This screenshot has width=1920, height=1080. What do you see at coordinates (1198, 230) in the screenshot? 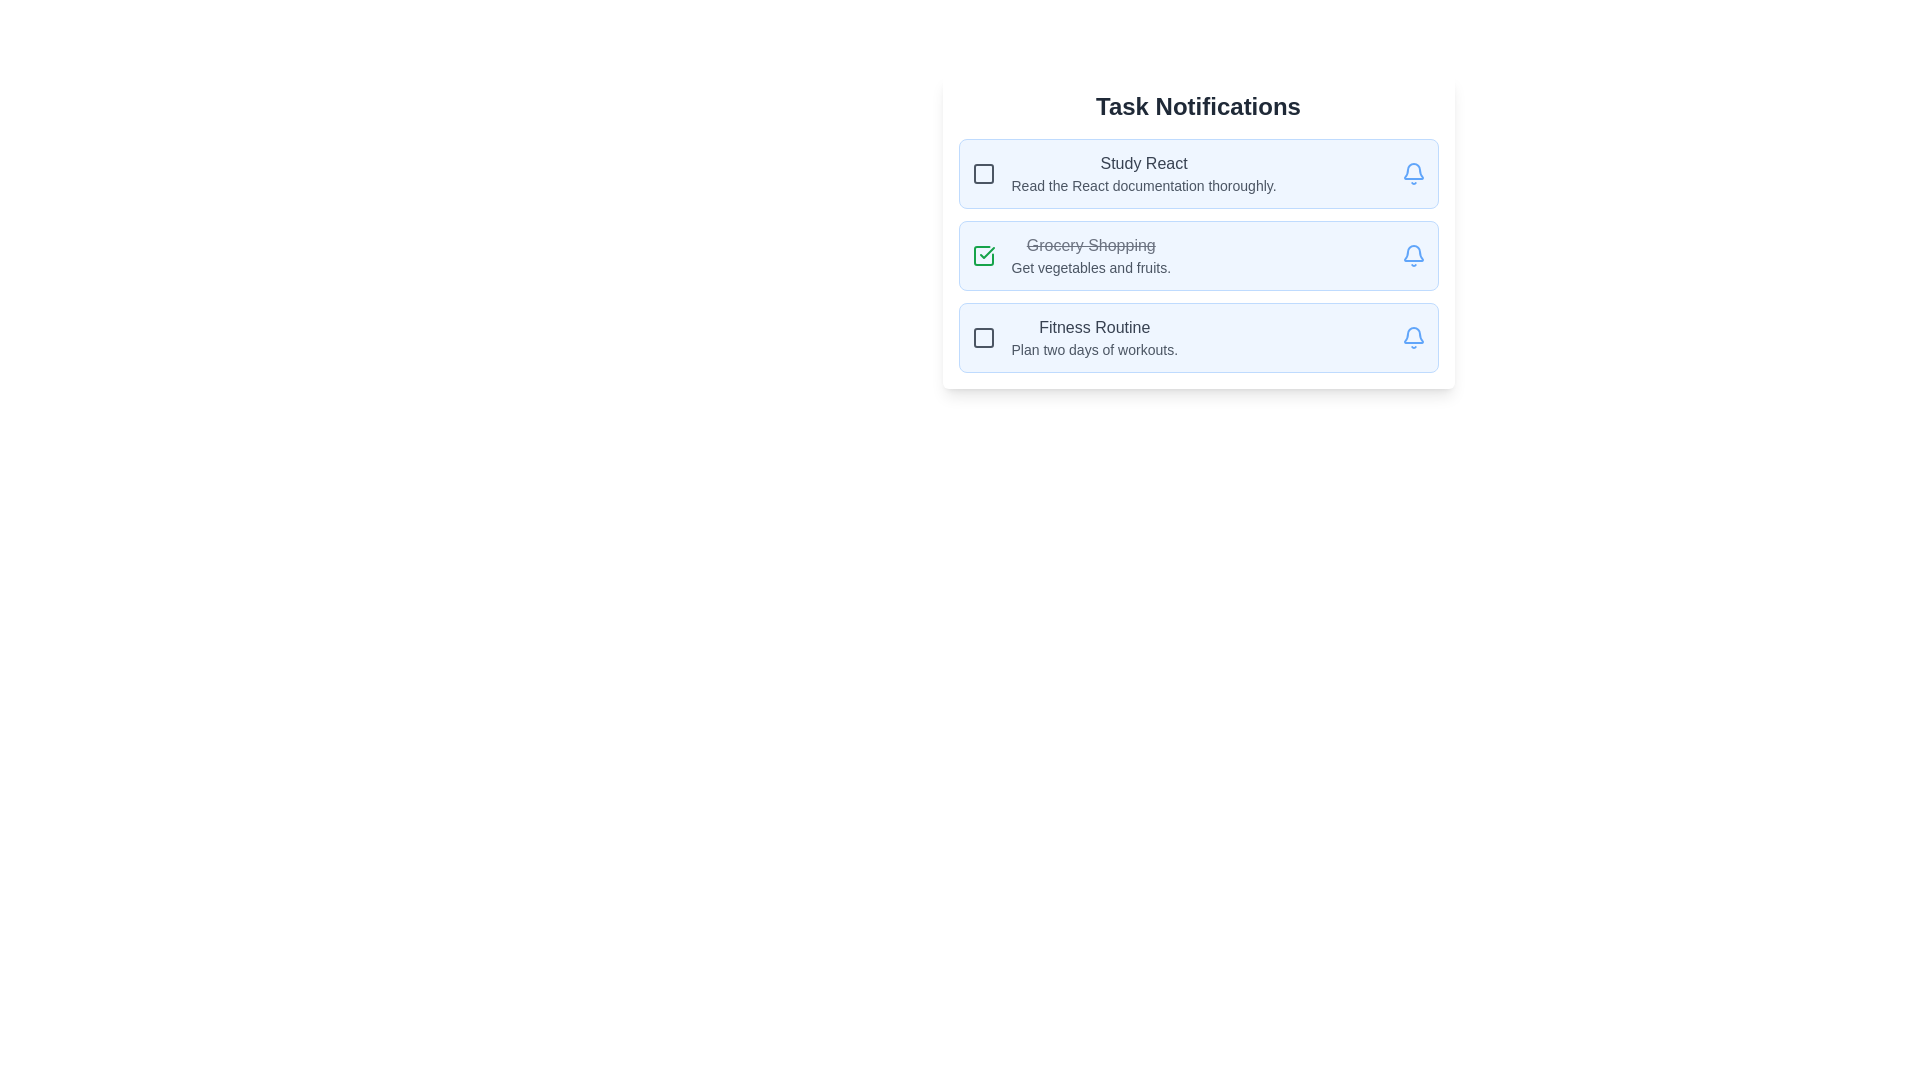
I see `the checkbox on the left side of the 'Grocery Shopping' task item` at bounding box center [1198, 230].